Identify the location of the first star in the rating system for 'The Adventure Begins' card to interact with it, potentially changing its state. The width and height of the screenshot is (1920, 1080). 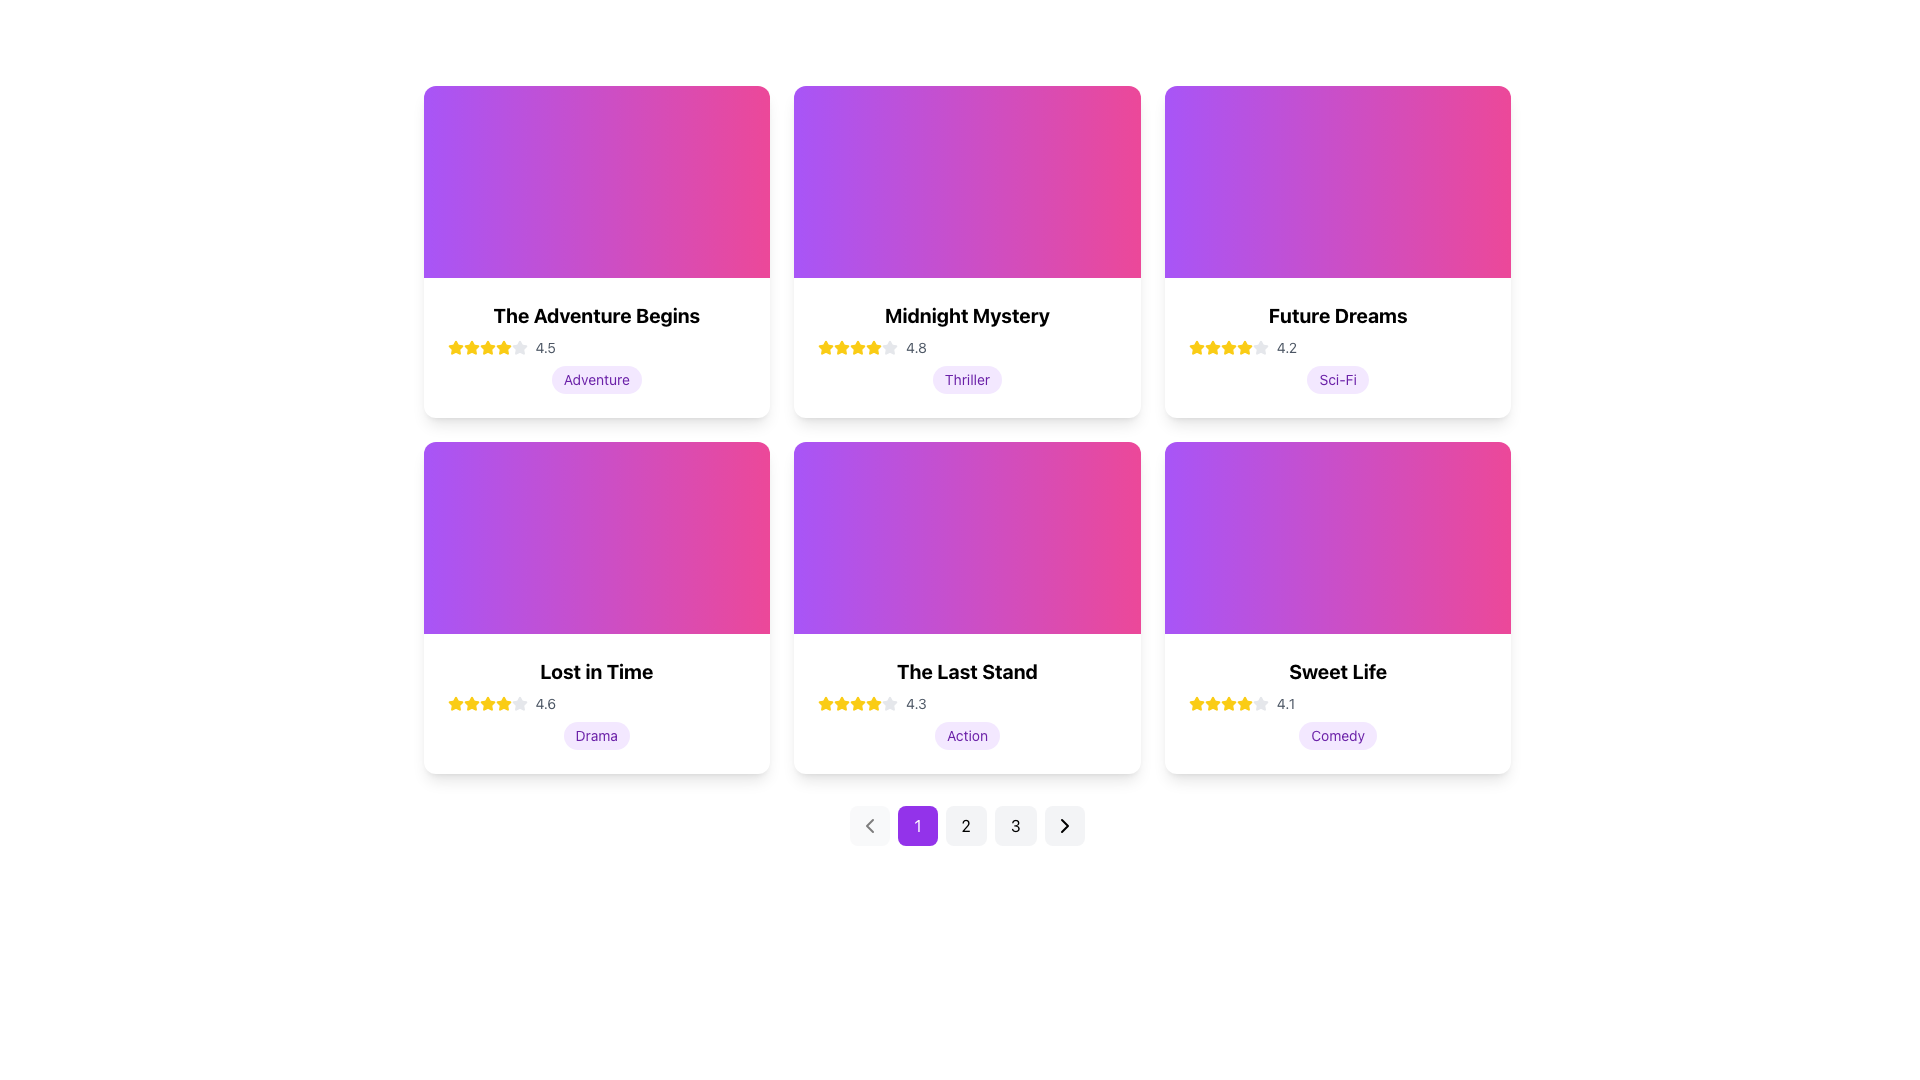
(470, 346).